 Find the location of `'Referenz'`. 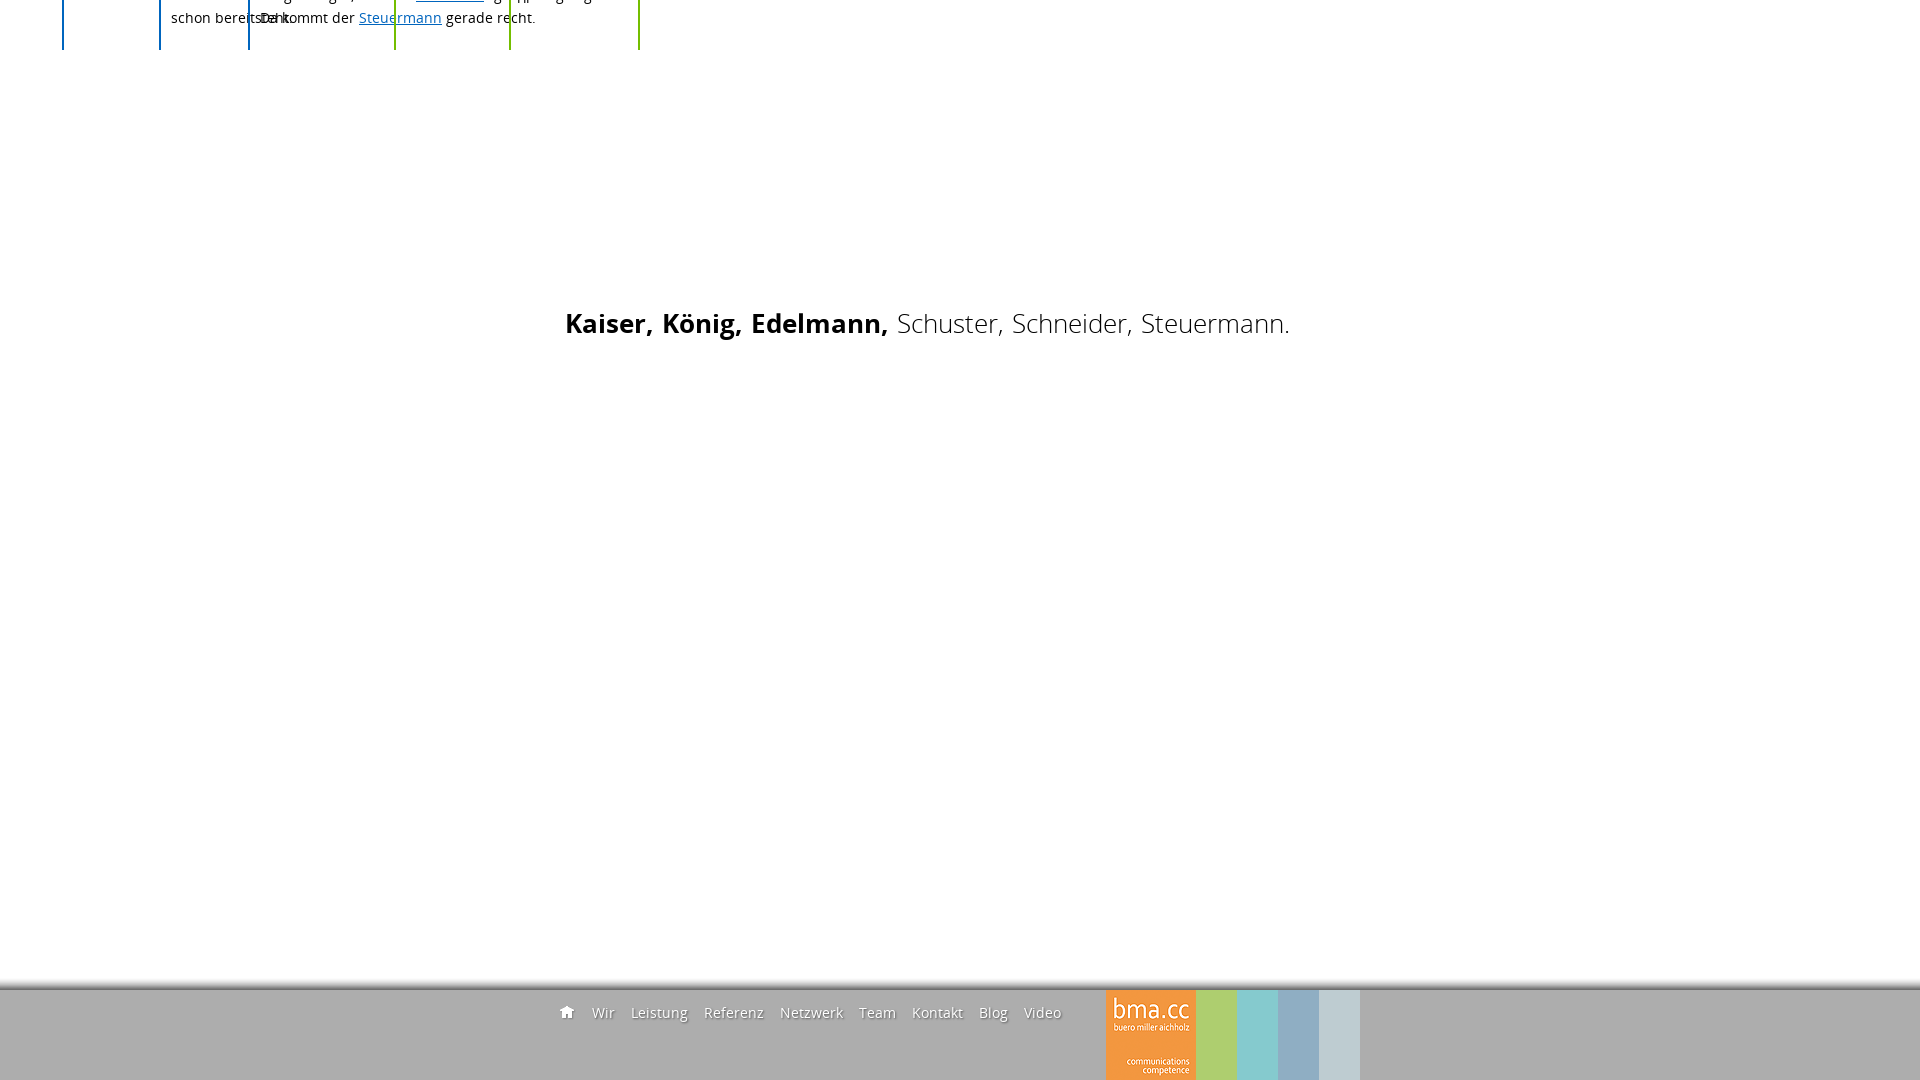

'Referenz' is located at coordinates (733, 1012).